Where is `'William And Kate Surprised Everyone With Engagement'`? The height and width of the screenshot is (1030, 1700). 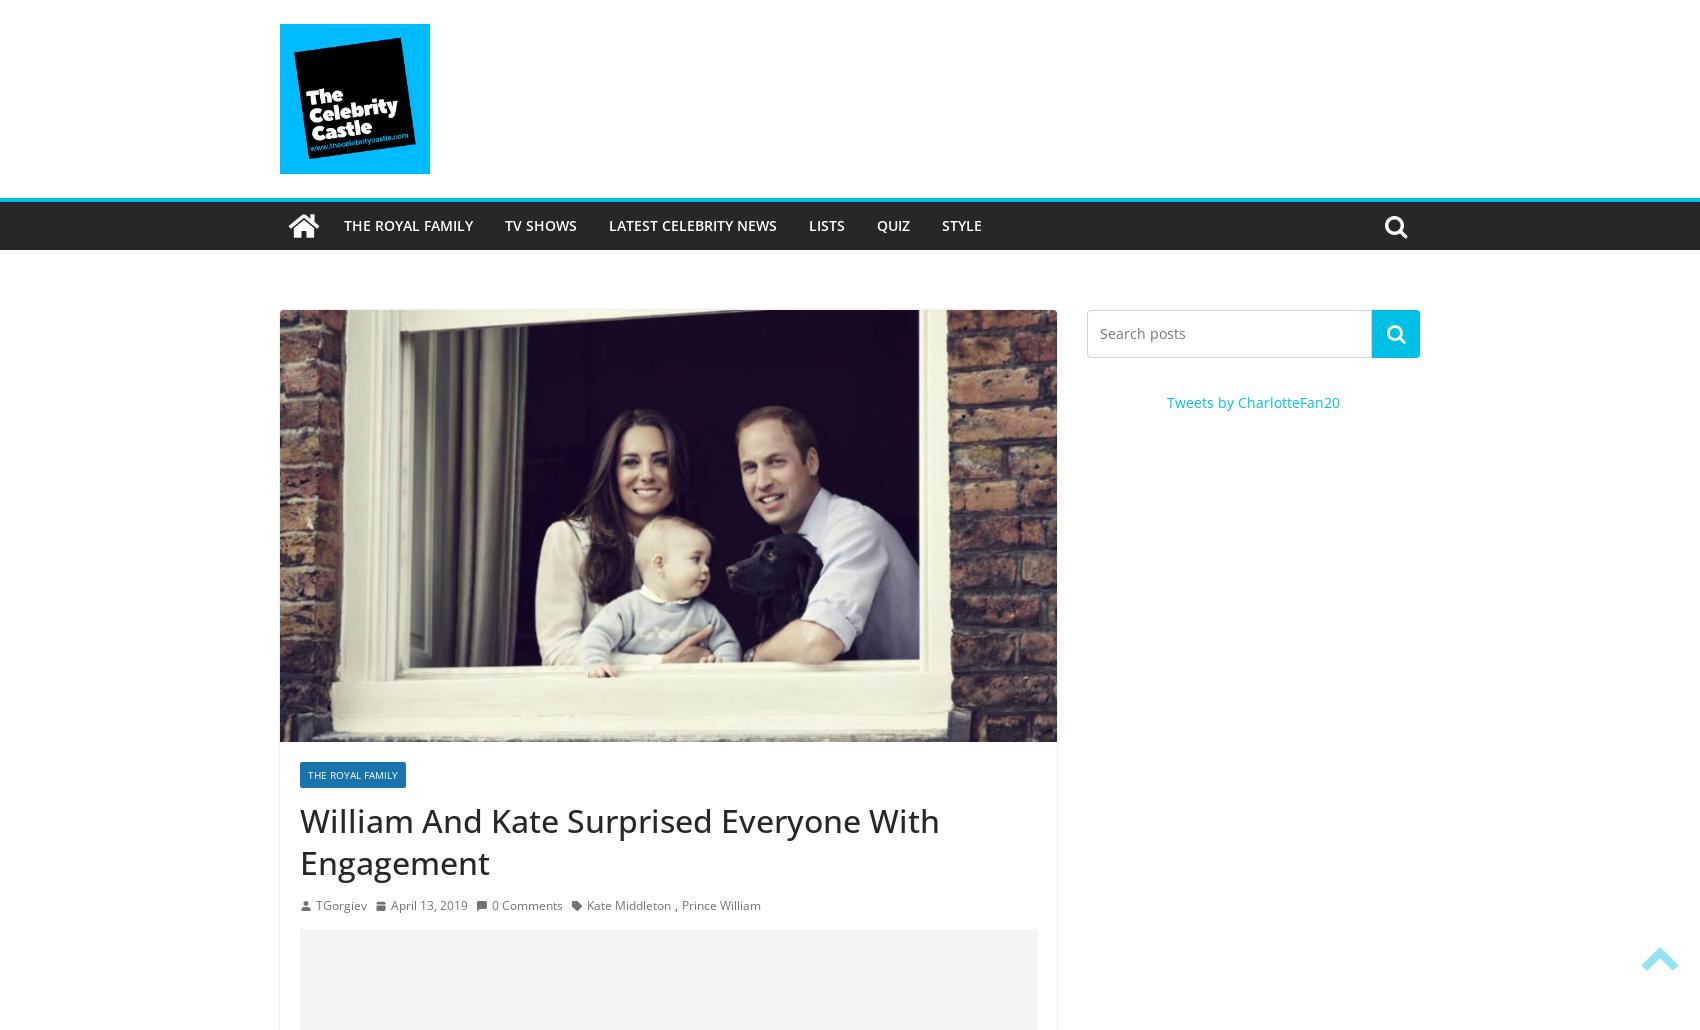 'William And Kate Surprised Everyone With Engagement' is located at coordinates (618, 839).